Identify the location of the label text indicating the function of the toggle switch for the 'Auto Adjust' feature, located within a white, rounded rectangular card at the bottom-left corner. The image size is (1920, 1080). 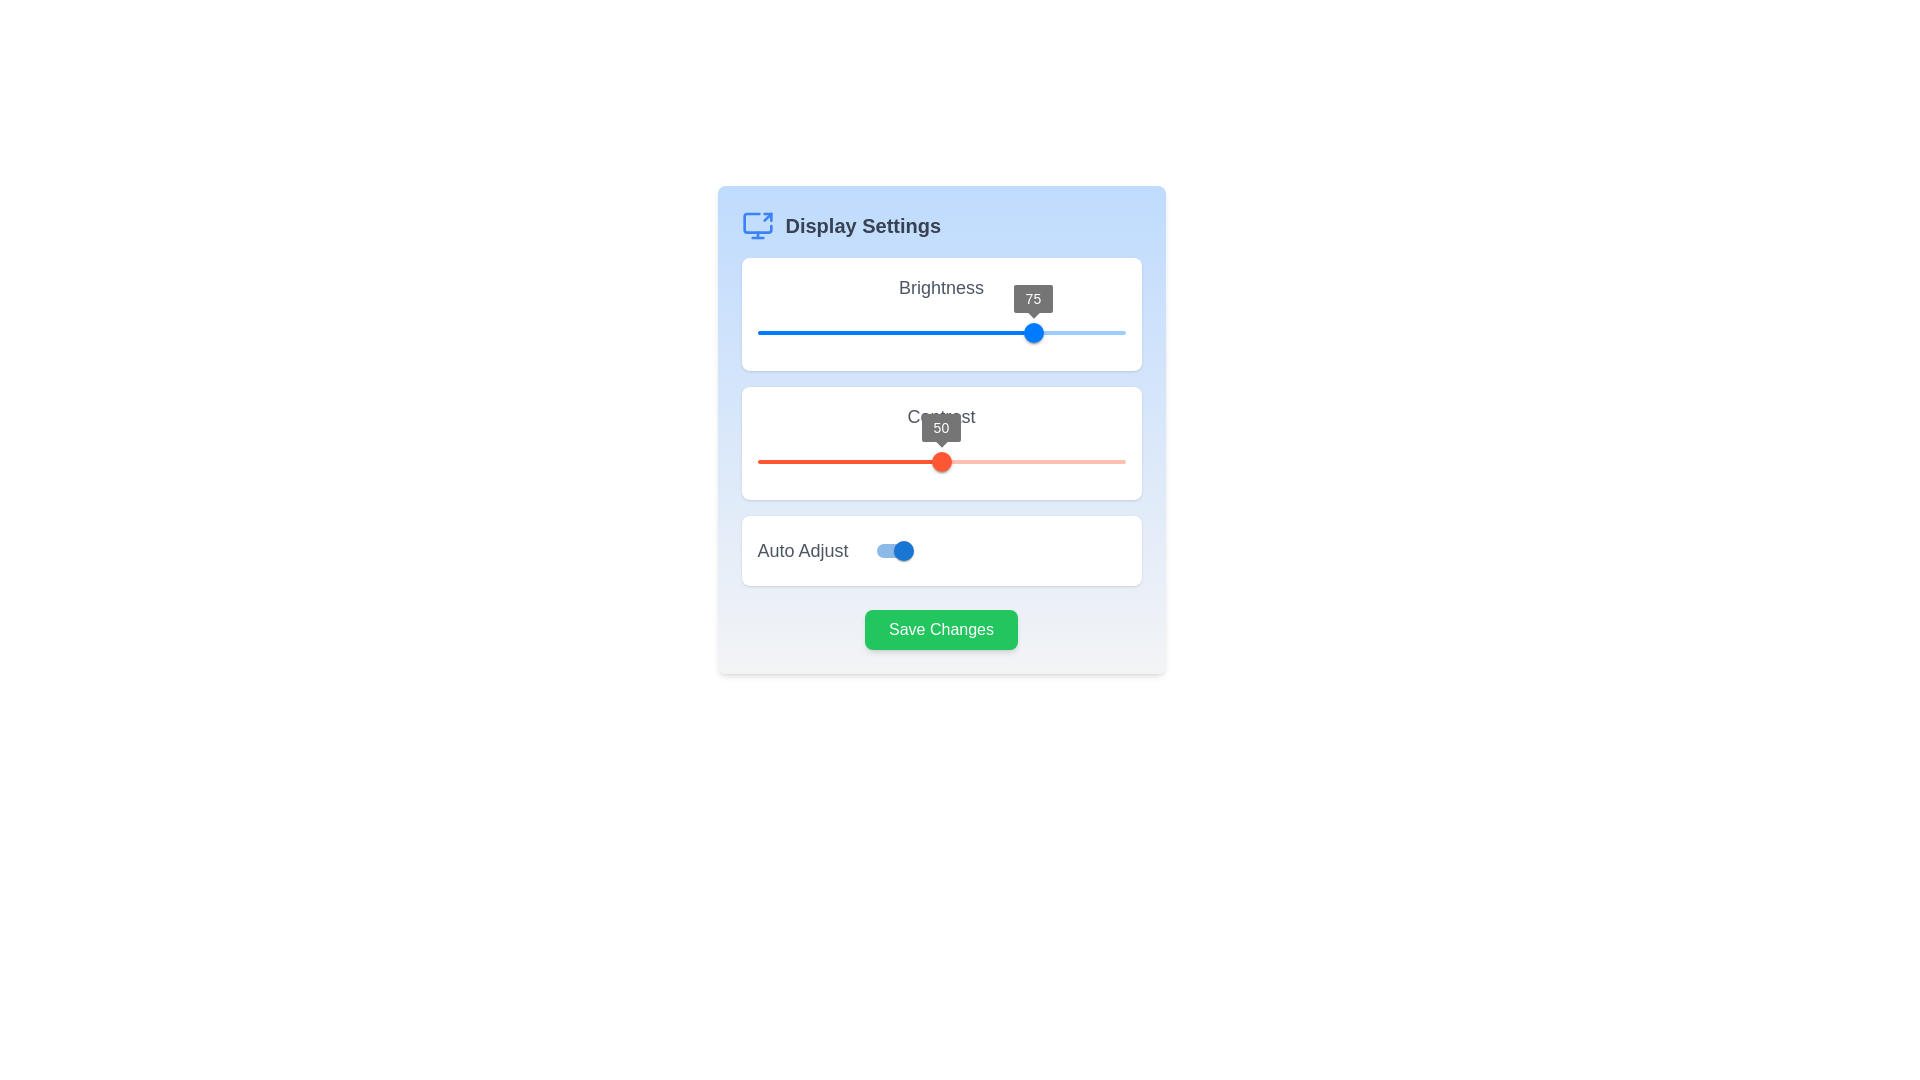
(802, 551).